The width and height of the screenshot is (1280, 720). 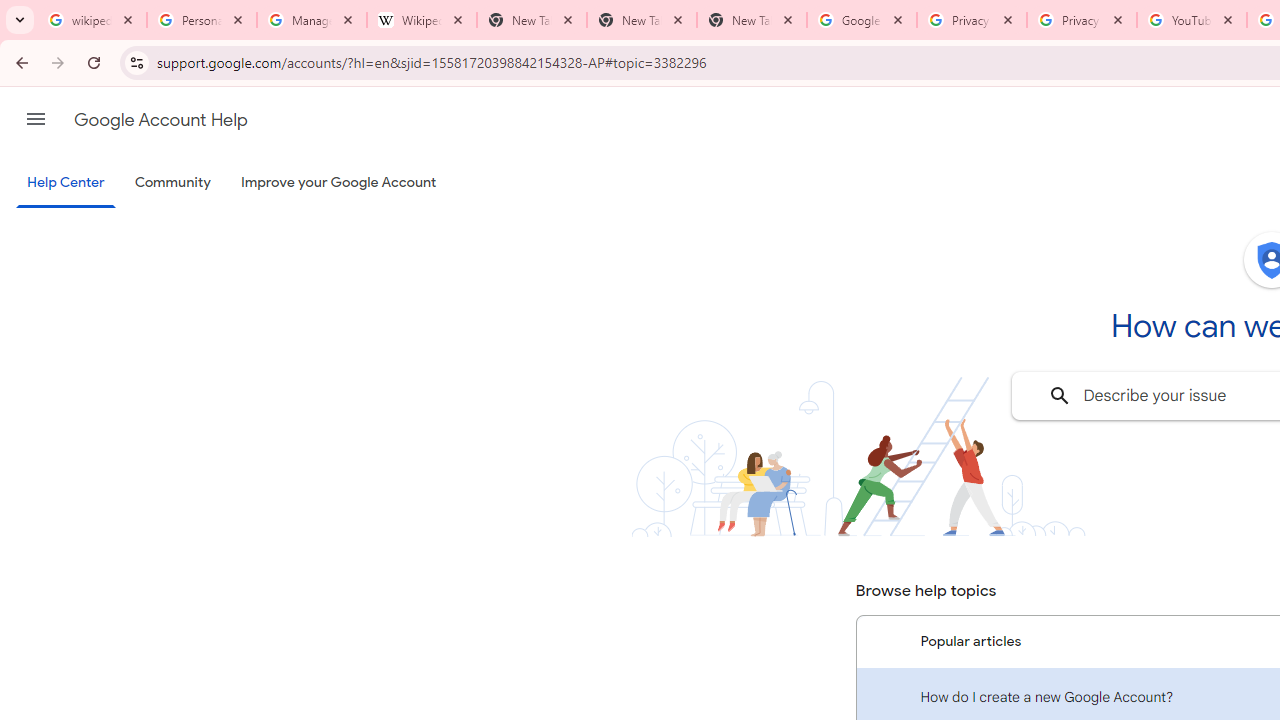 What do you see at coordinates (311, 20) in the screenshot?
I see `'Manage your Location History - Google Search Help'` at bounding box center [311, 20].